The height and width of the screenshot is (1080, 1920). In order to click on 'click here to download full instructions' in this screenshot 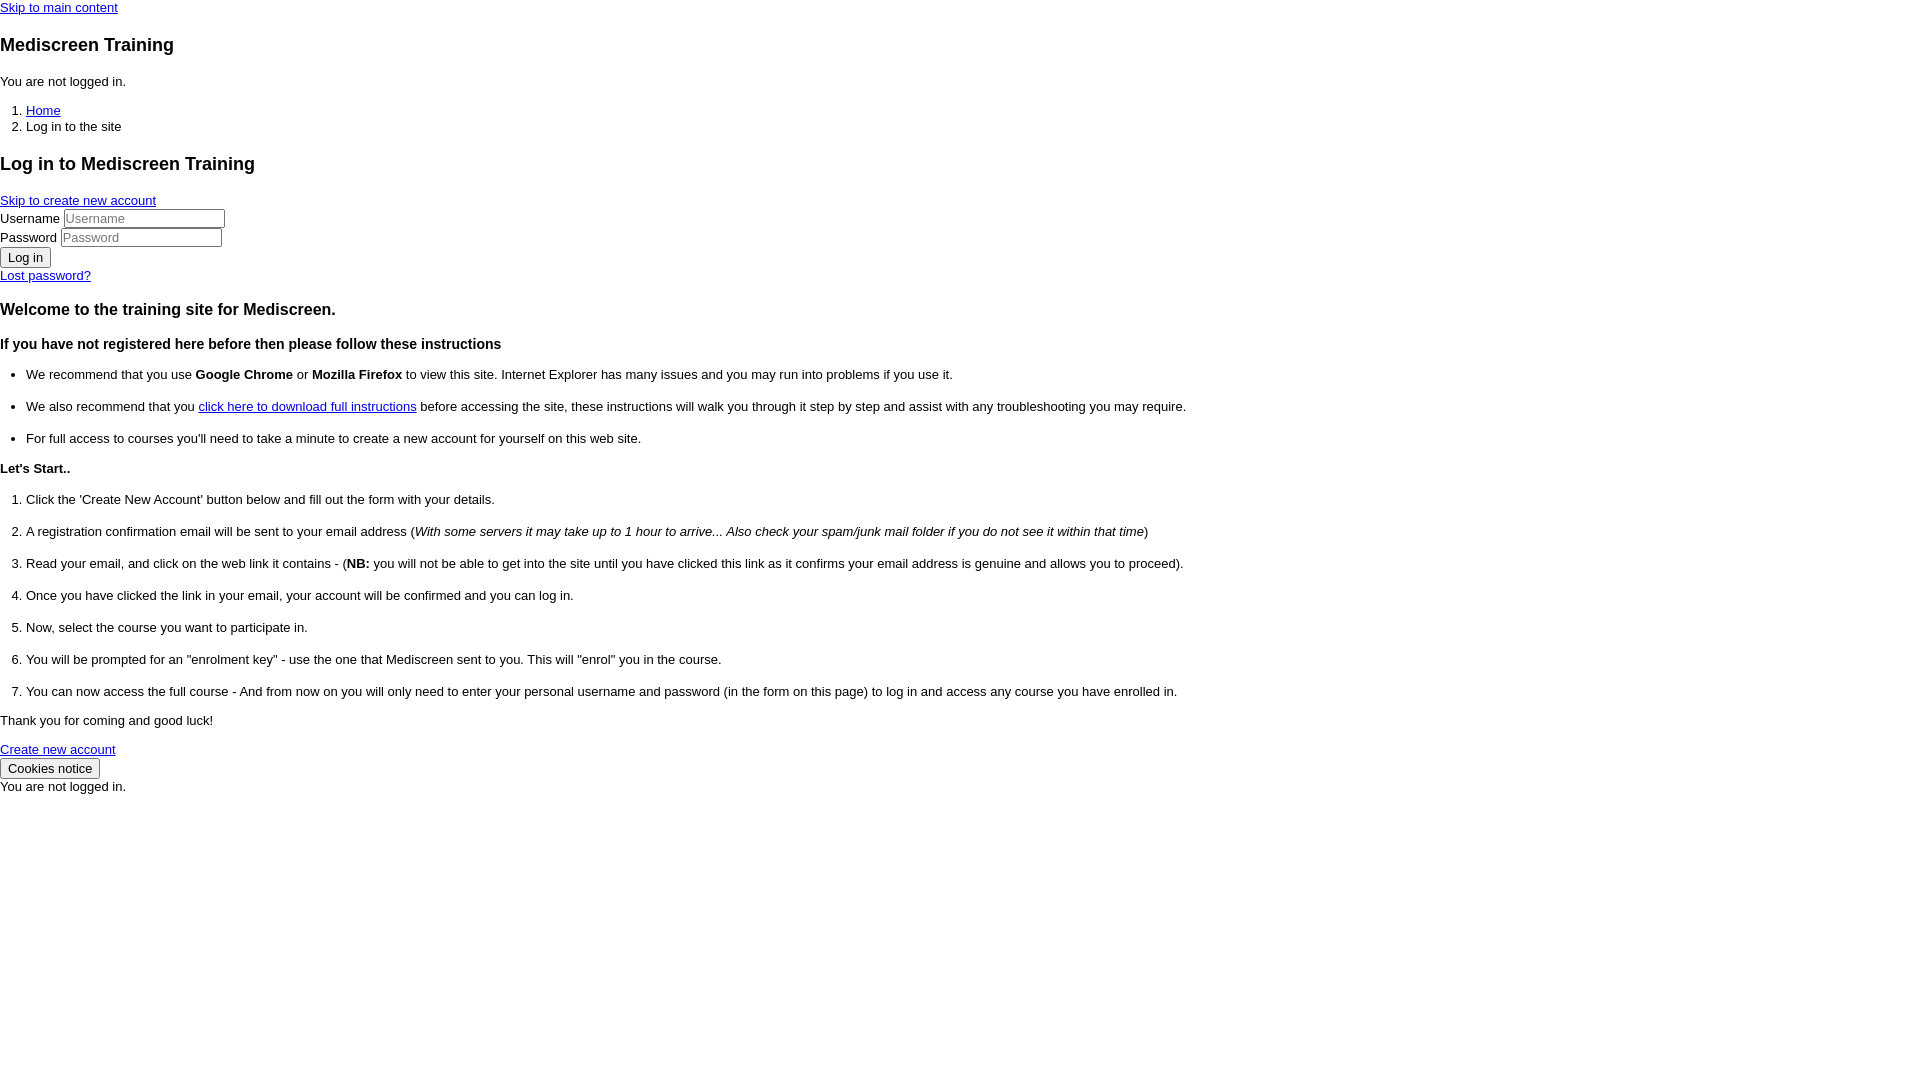, I will do `click(197, 405)`.